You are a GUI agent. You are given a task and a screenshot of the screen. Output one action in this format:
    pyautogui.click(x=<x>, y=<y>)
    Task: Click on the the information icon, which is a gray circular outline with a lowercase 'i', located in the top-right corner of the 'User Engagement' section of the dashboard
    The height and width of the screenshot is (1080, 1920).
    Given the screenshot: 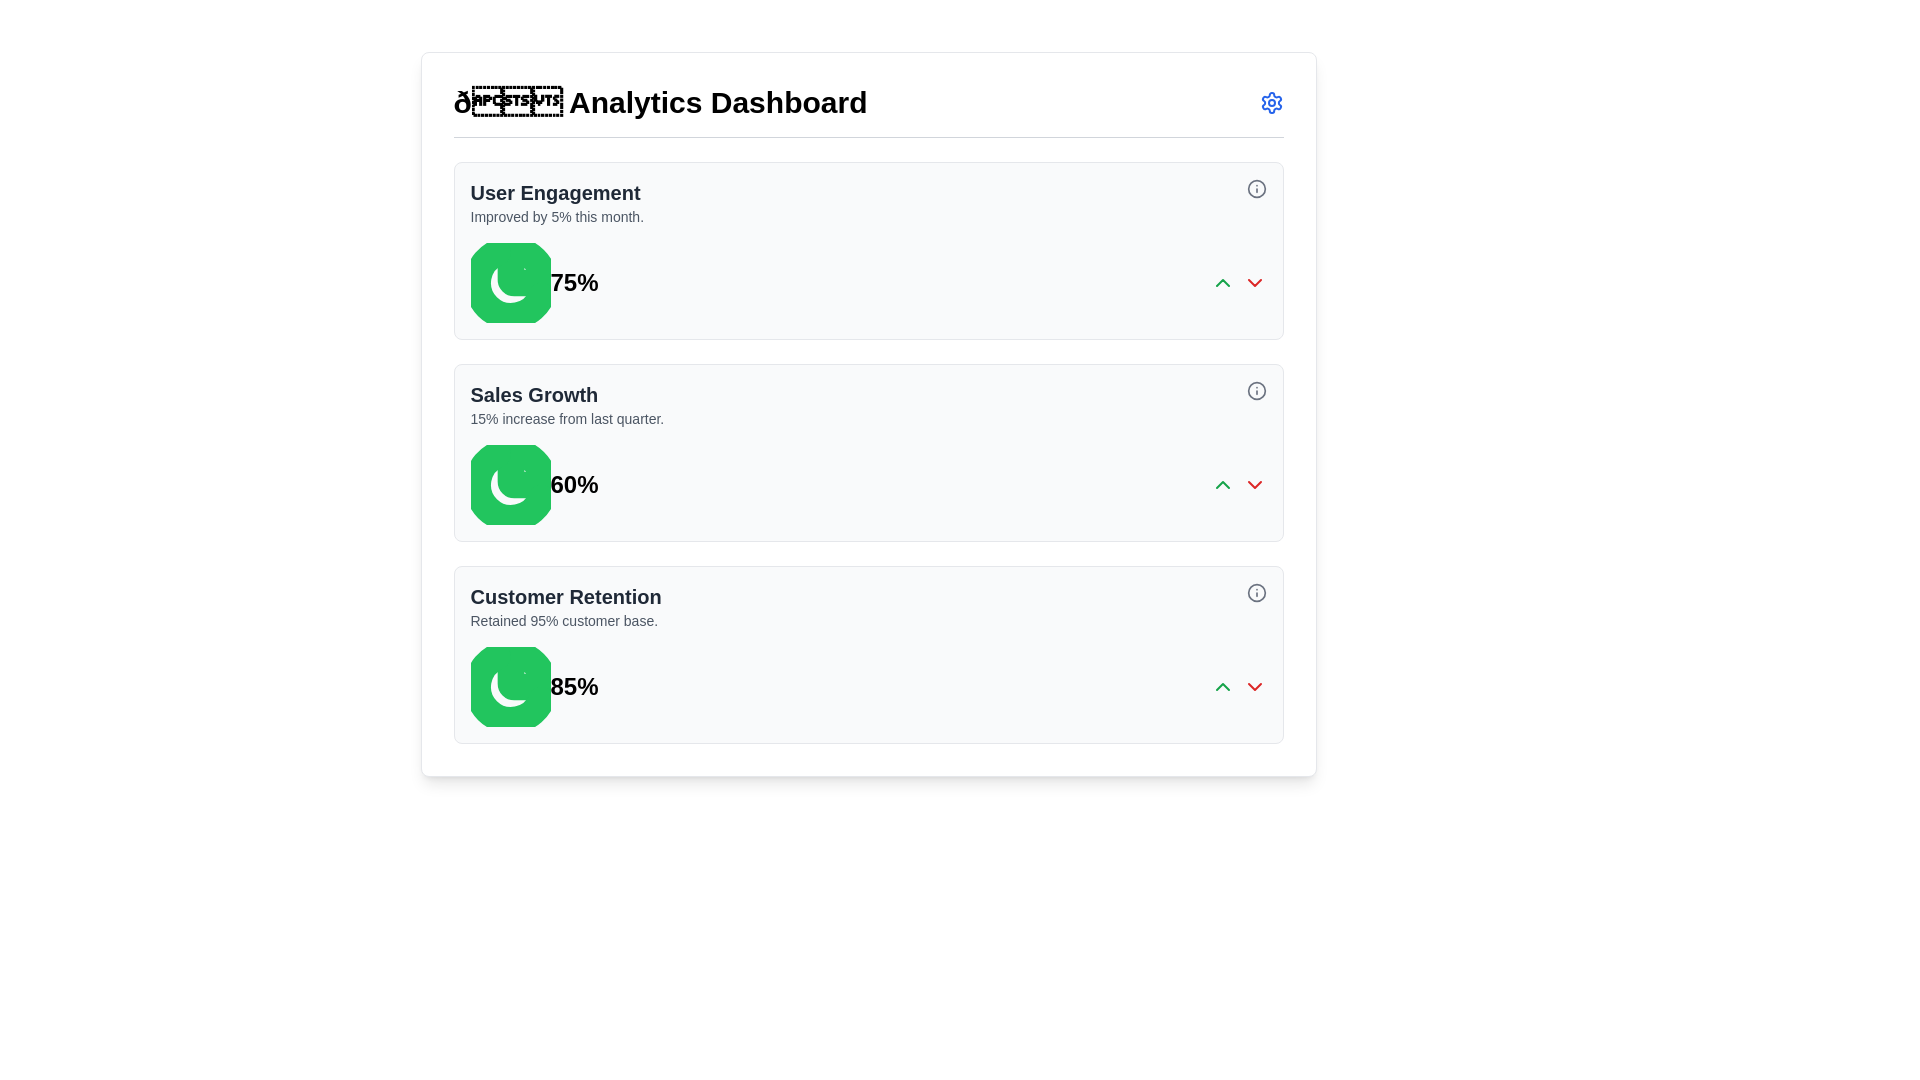 What is the action you would take?
    pyautogui.click(x=1255, y=189)
    